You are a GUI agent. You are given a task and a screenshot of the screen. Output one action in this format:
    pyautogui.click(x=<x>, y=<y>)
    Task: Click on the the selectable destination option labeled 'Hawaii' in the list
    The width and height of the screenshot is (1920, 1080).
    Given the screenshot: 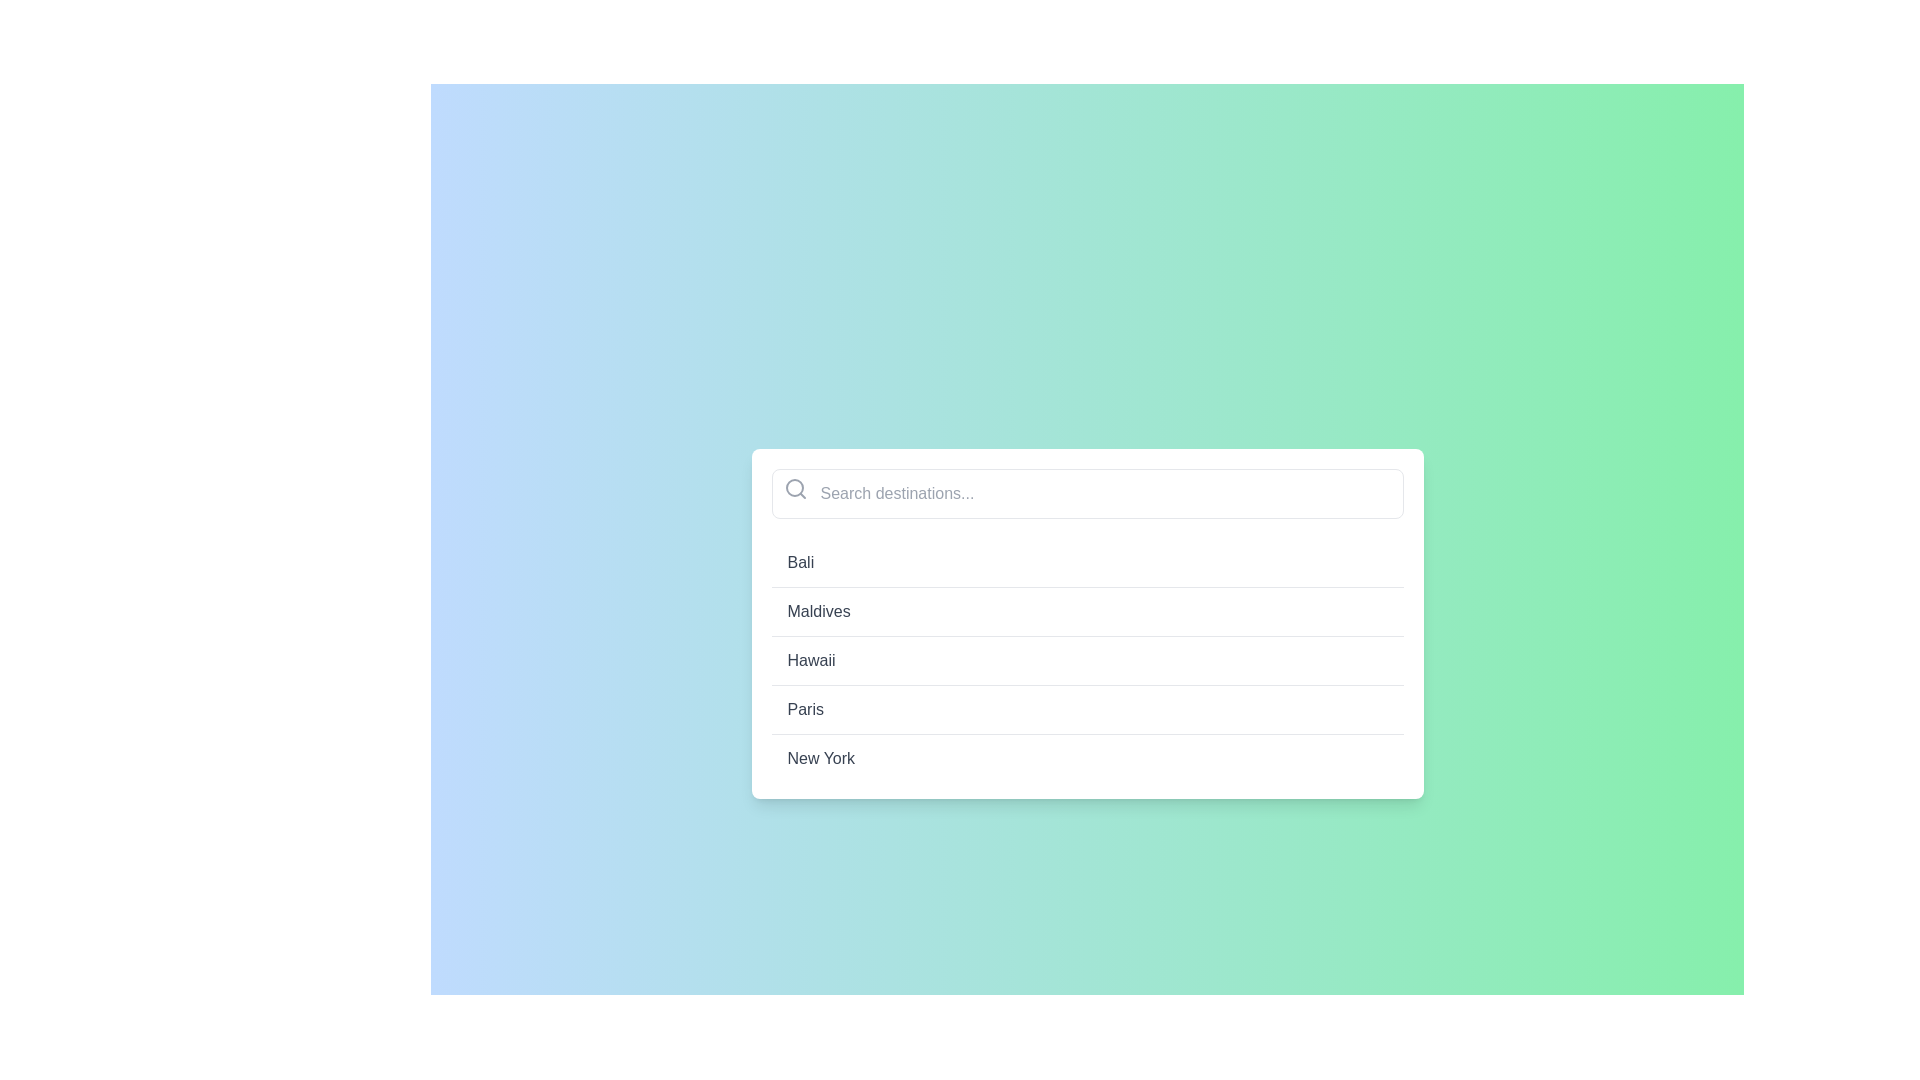 What is the action you would take?
    pyautogui.click(x=1086, y=660)
    